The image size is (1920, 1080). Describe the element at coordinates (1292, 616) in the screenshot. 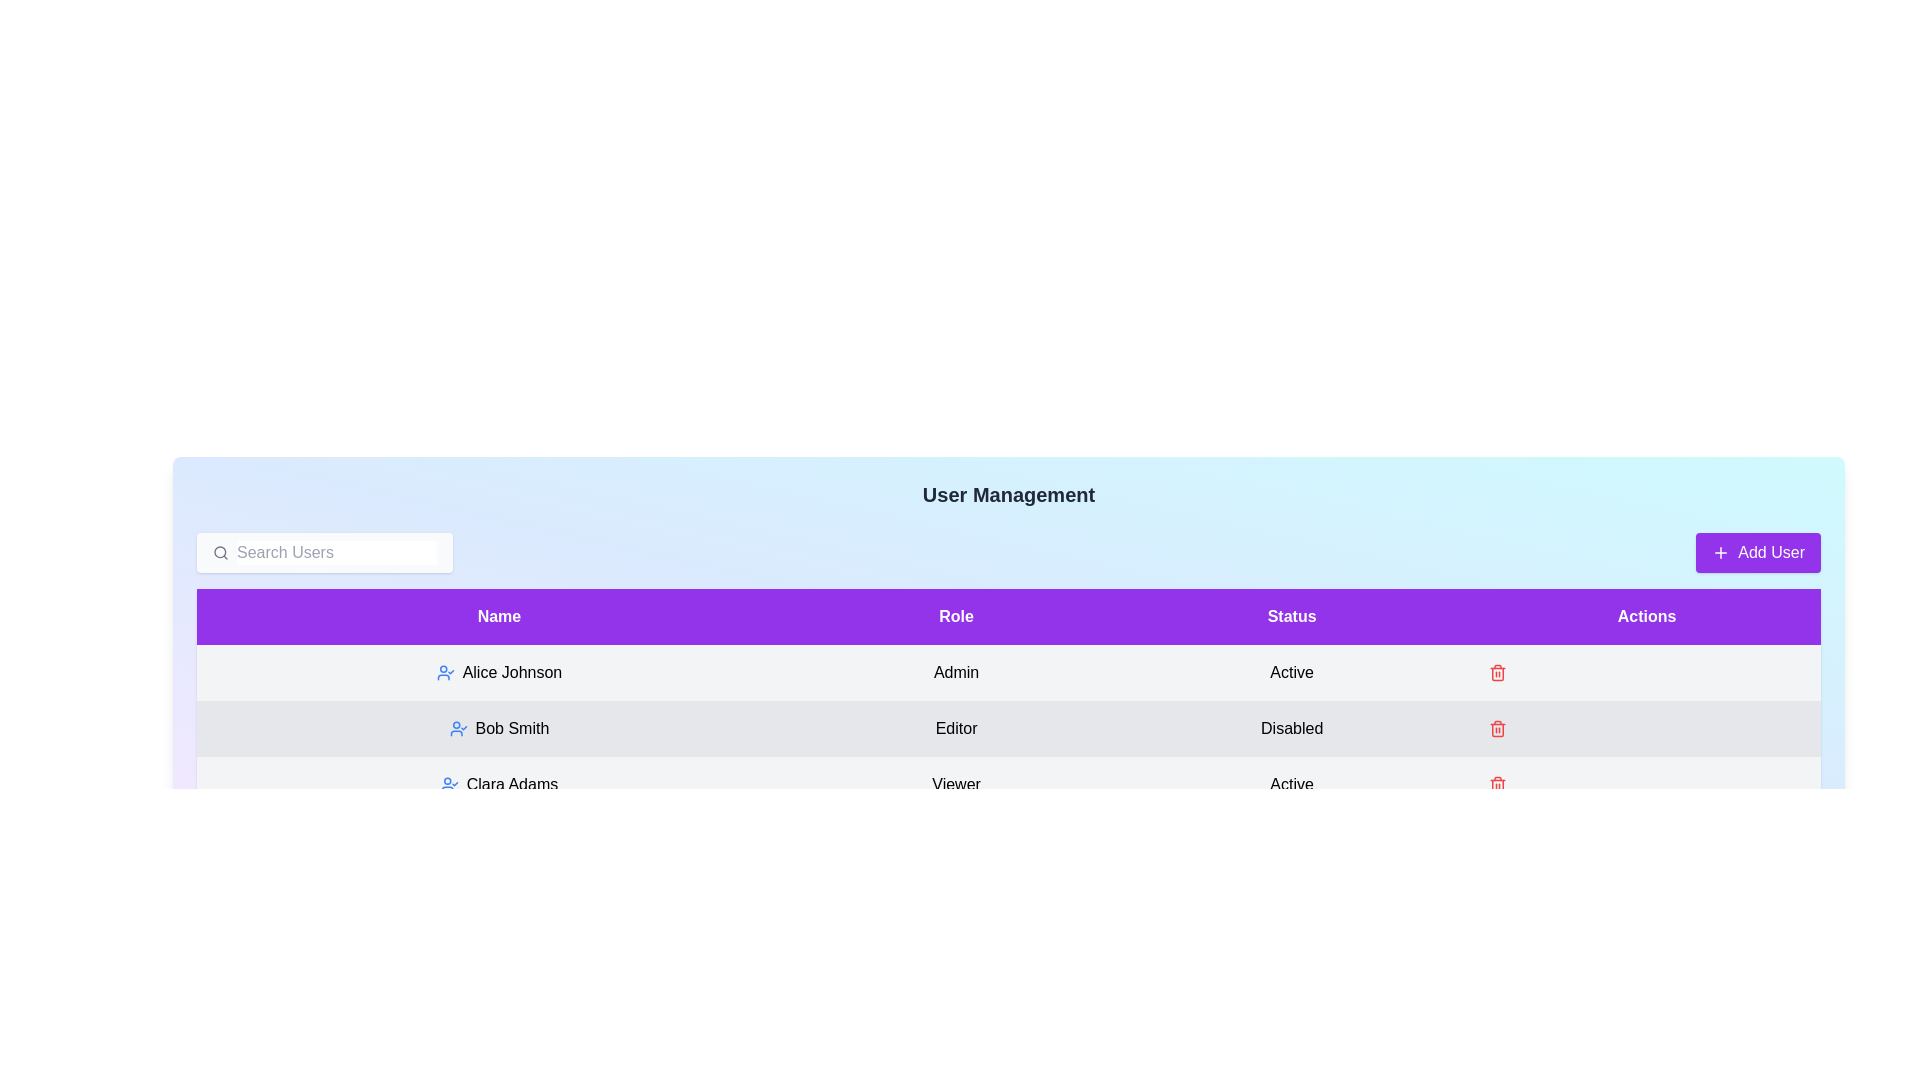

I see `the header Status to sort the table by that column` at that location.